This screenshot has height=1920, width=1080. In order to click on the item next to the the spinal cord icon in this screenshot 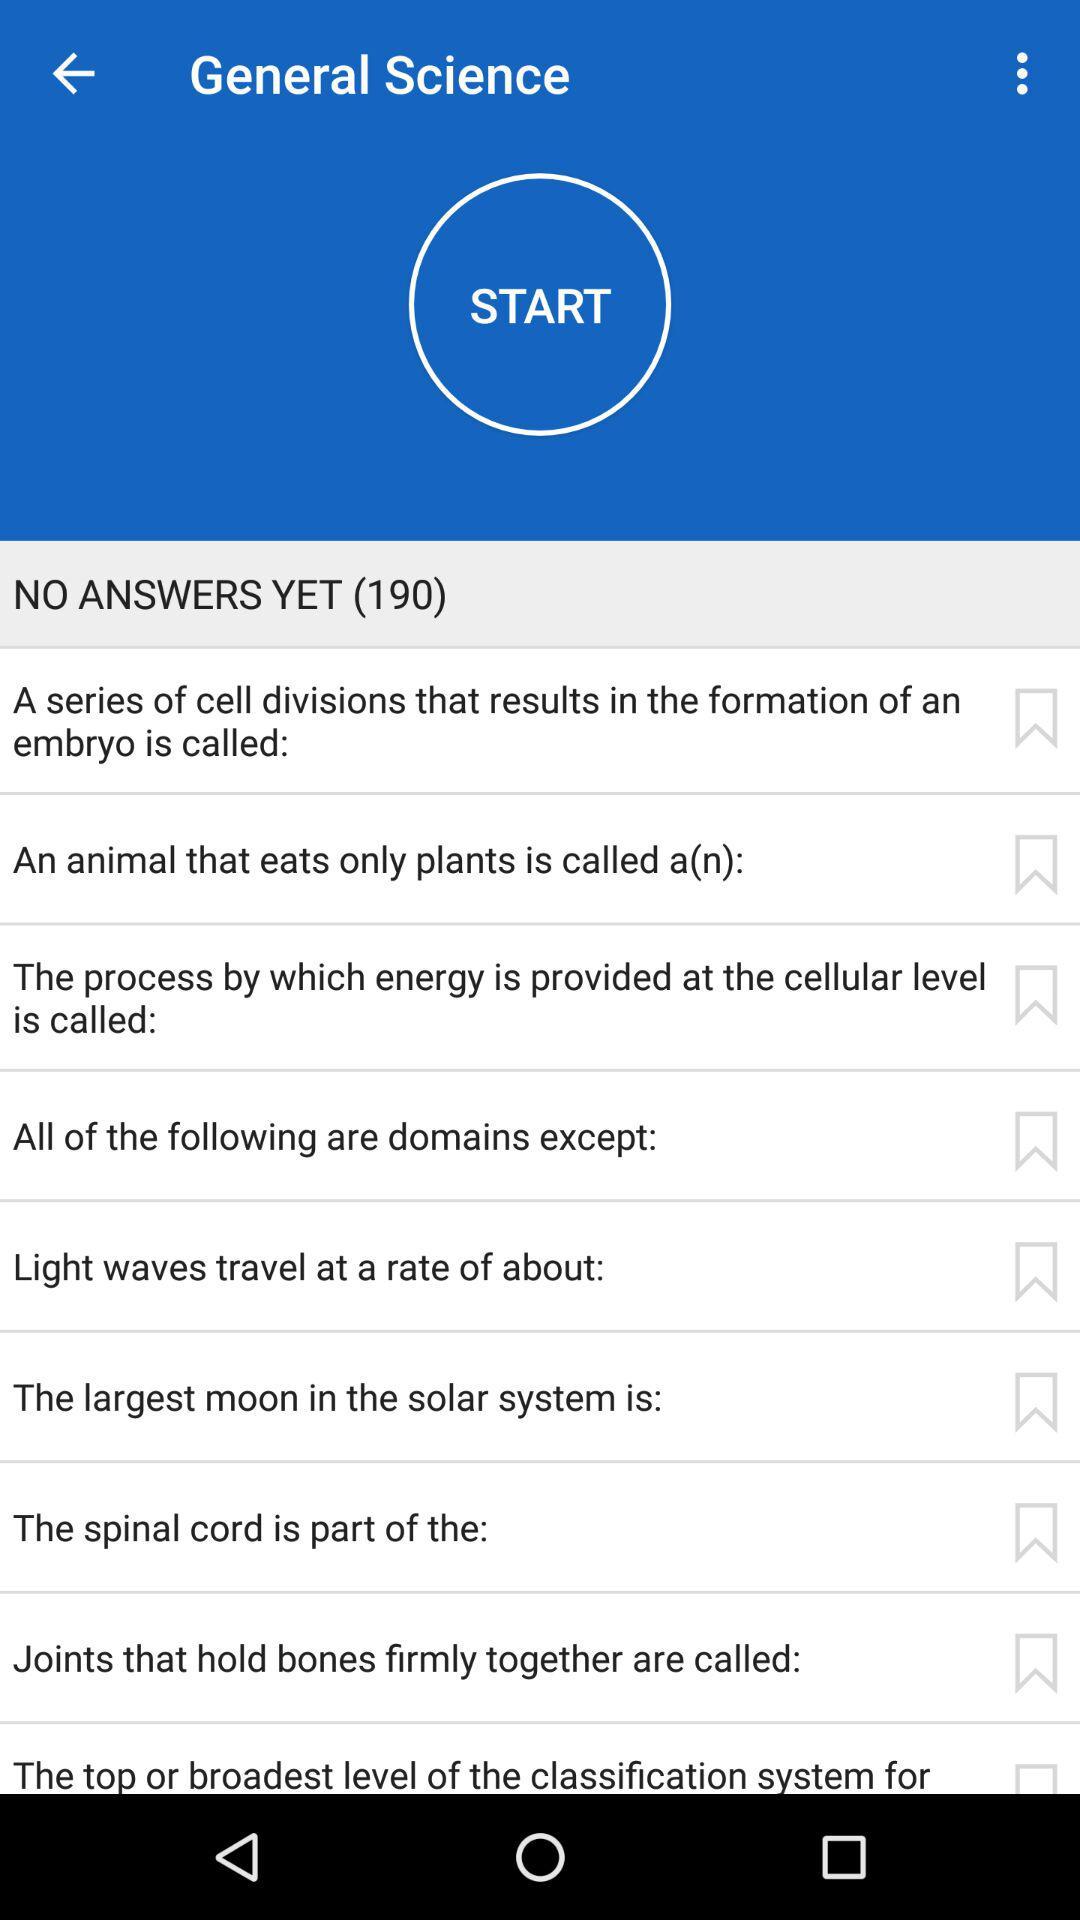, I will do `click(1035, 1532)`.